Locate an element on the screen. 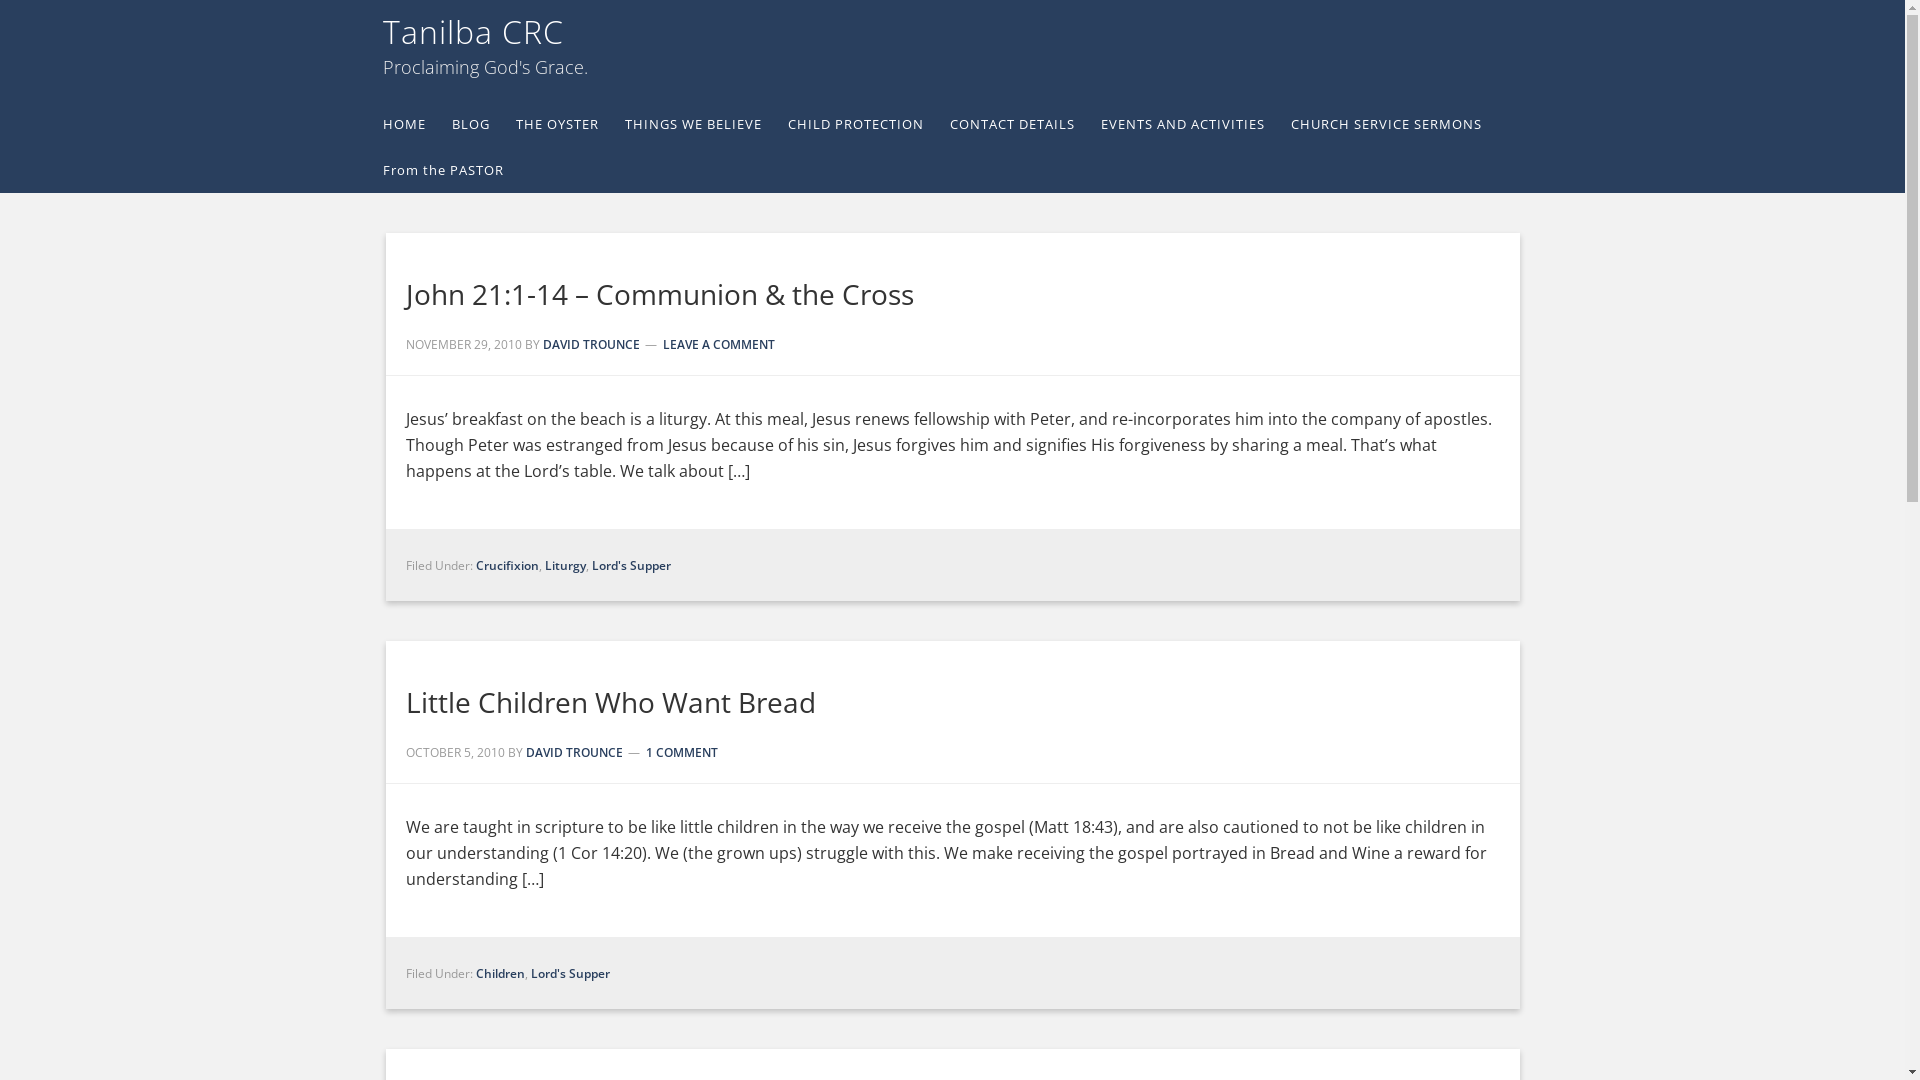  'THINGS WE BELIEVE' is located at coordinates (623, 124).